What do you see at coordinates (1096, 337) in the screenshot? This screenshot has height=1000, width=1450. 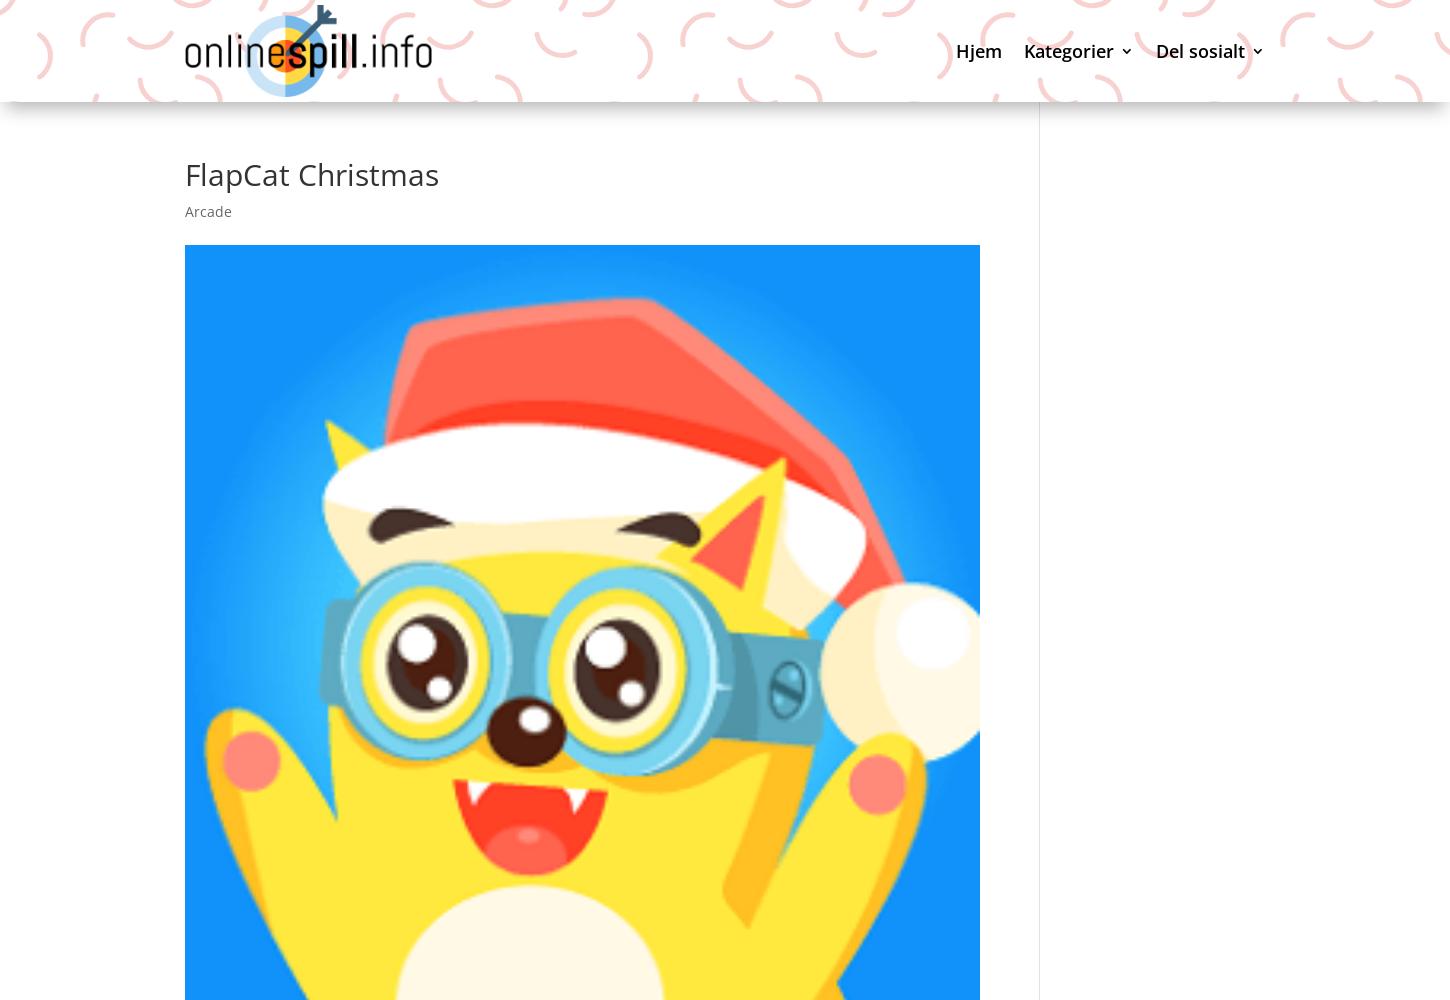 I see `'Customize'` at bounding box center [1096, 337].